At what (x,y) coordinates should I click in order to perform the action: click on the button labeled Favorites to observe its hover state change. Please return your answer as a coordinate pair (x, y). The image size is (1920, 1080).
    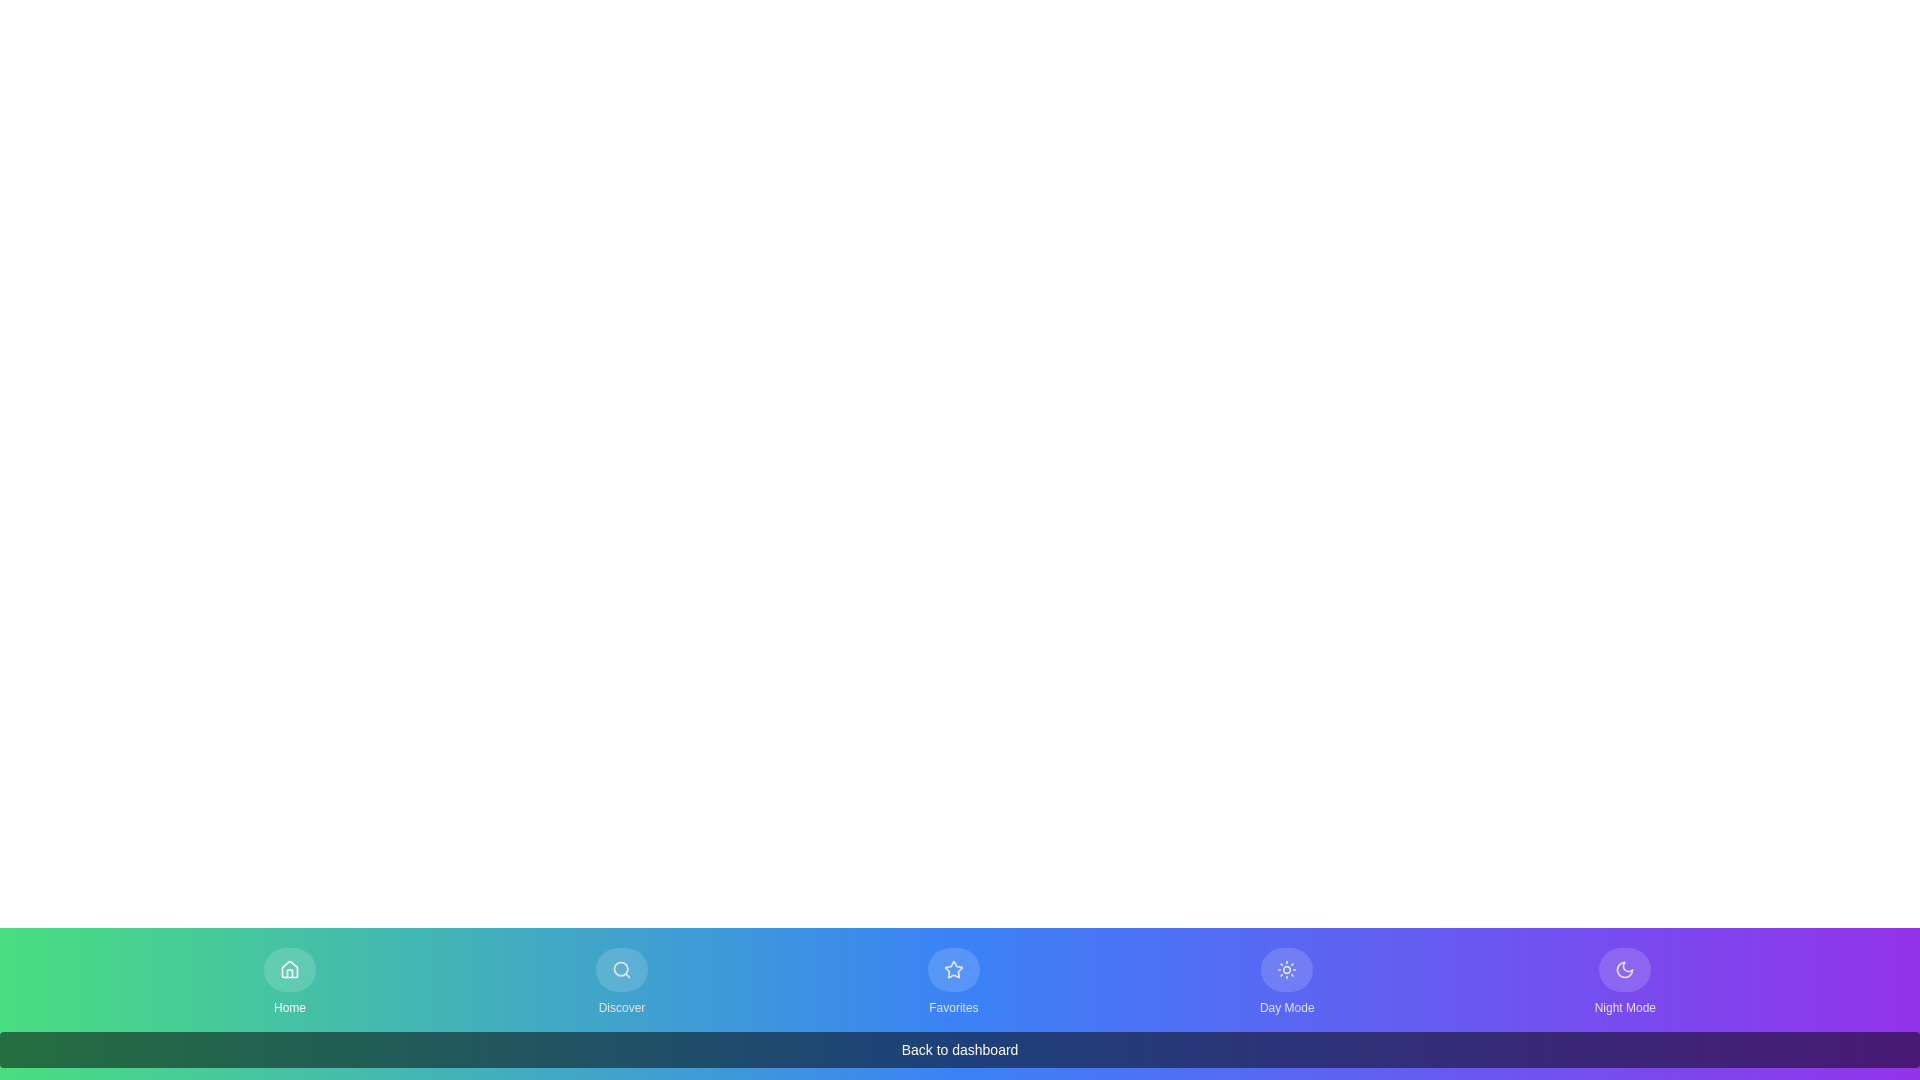
    Looking at the image, I should click on (952, 981).